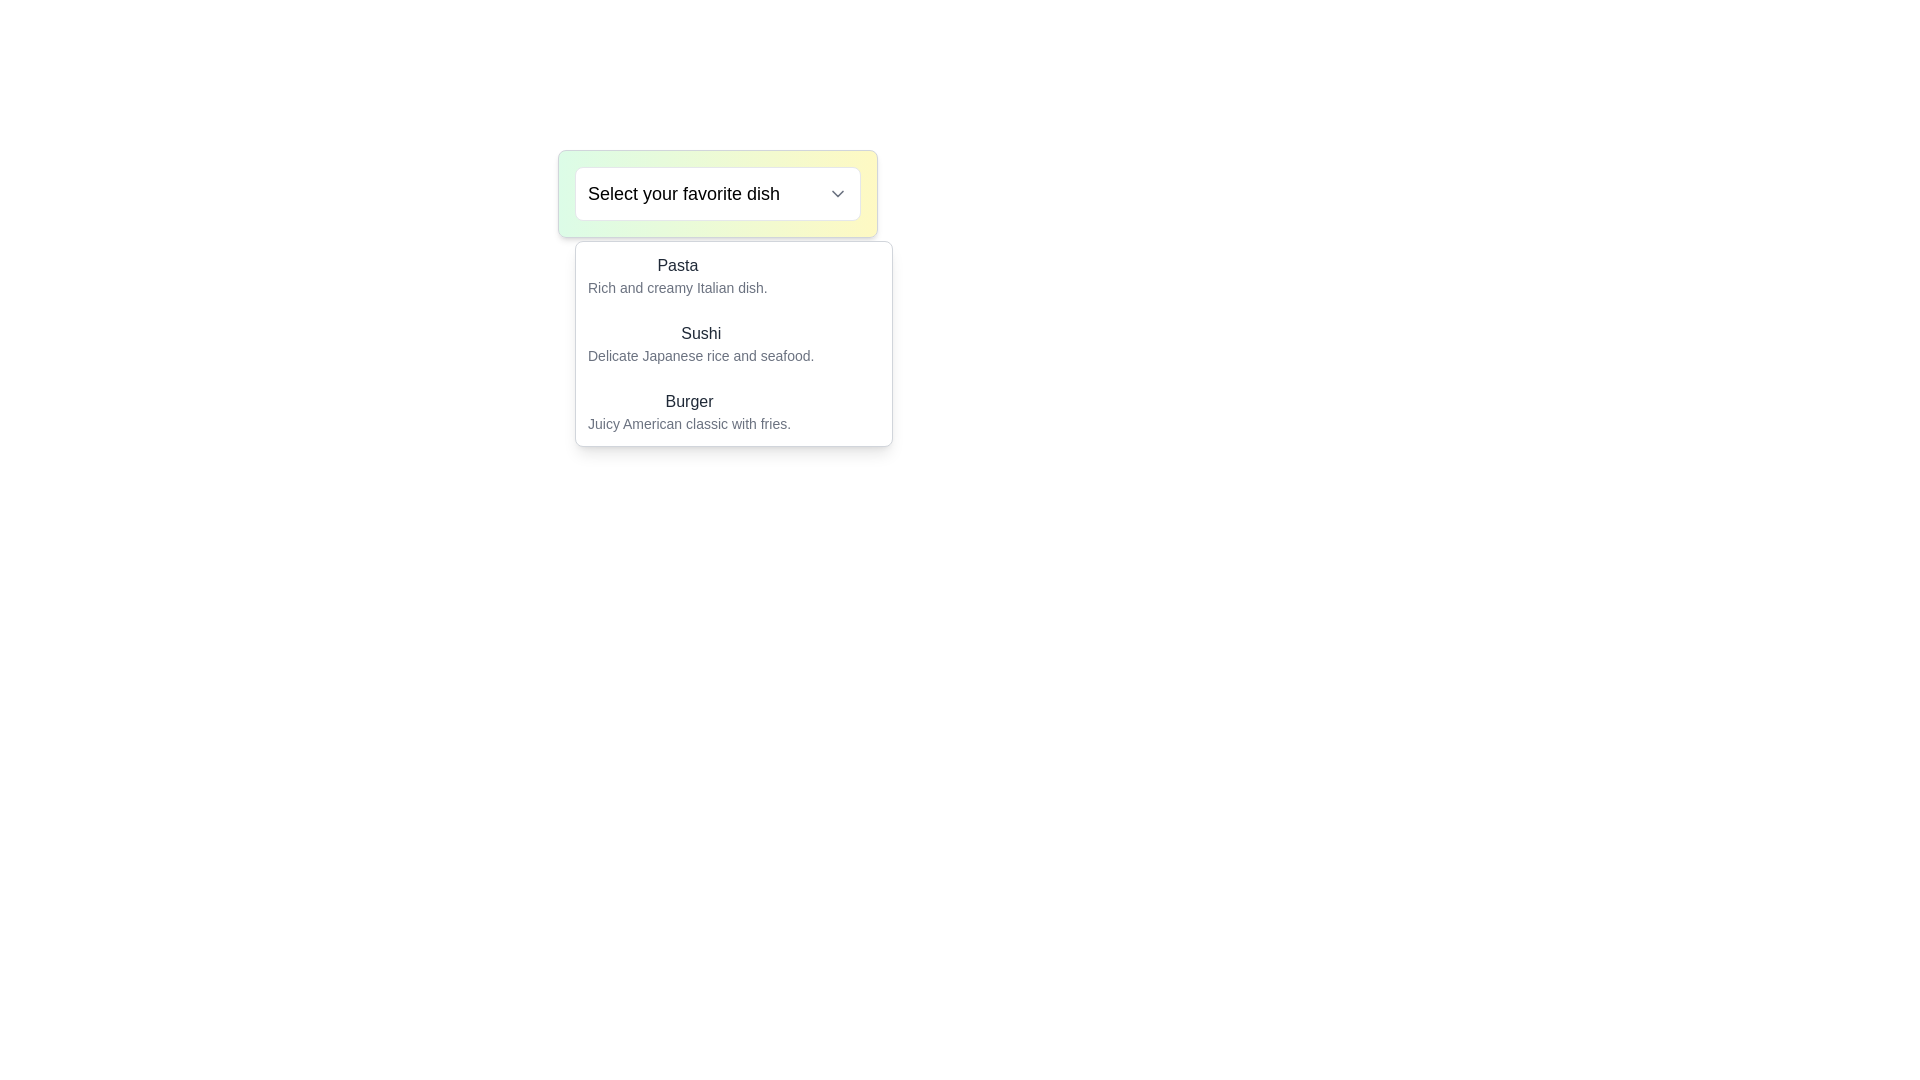 The width and height of the screenshot is (1920, 1080). I want to click on text label displaying 'Juicy American classic with fries.' which is located below the 'Burger' title in the menu selection card, so click(689, 423).